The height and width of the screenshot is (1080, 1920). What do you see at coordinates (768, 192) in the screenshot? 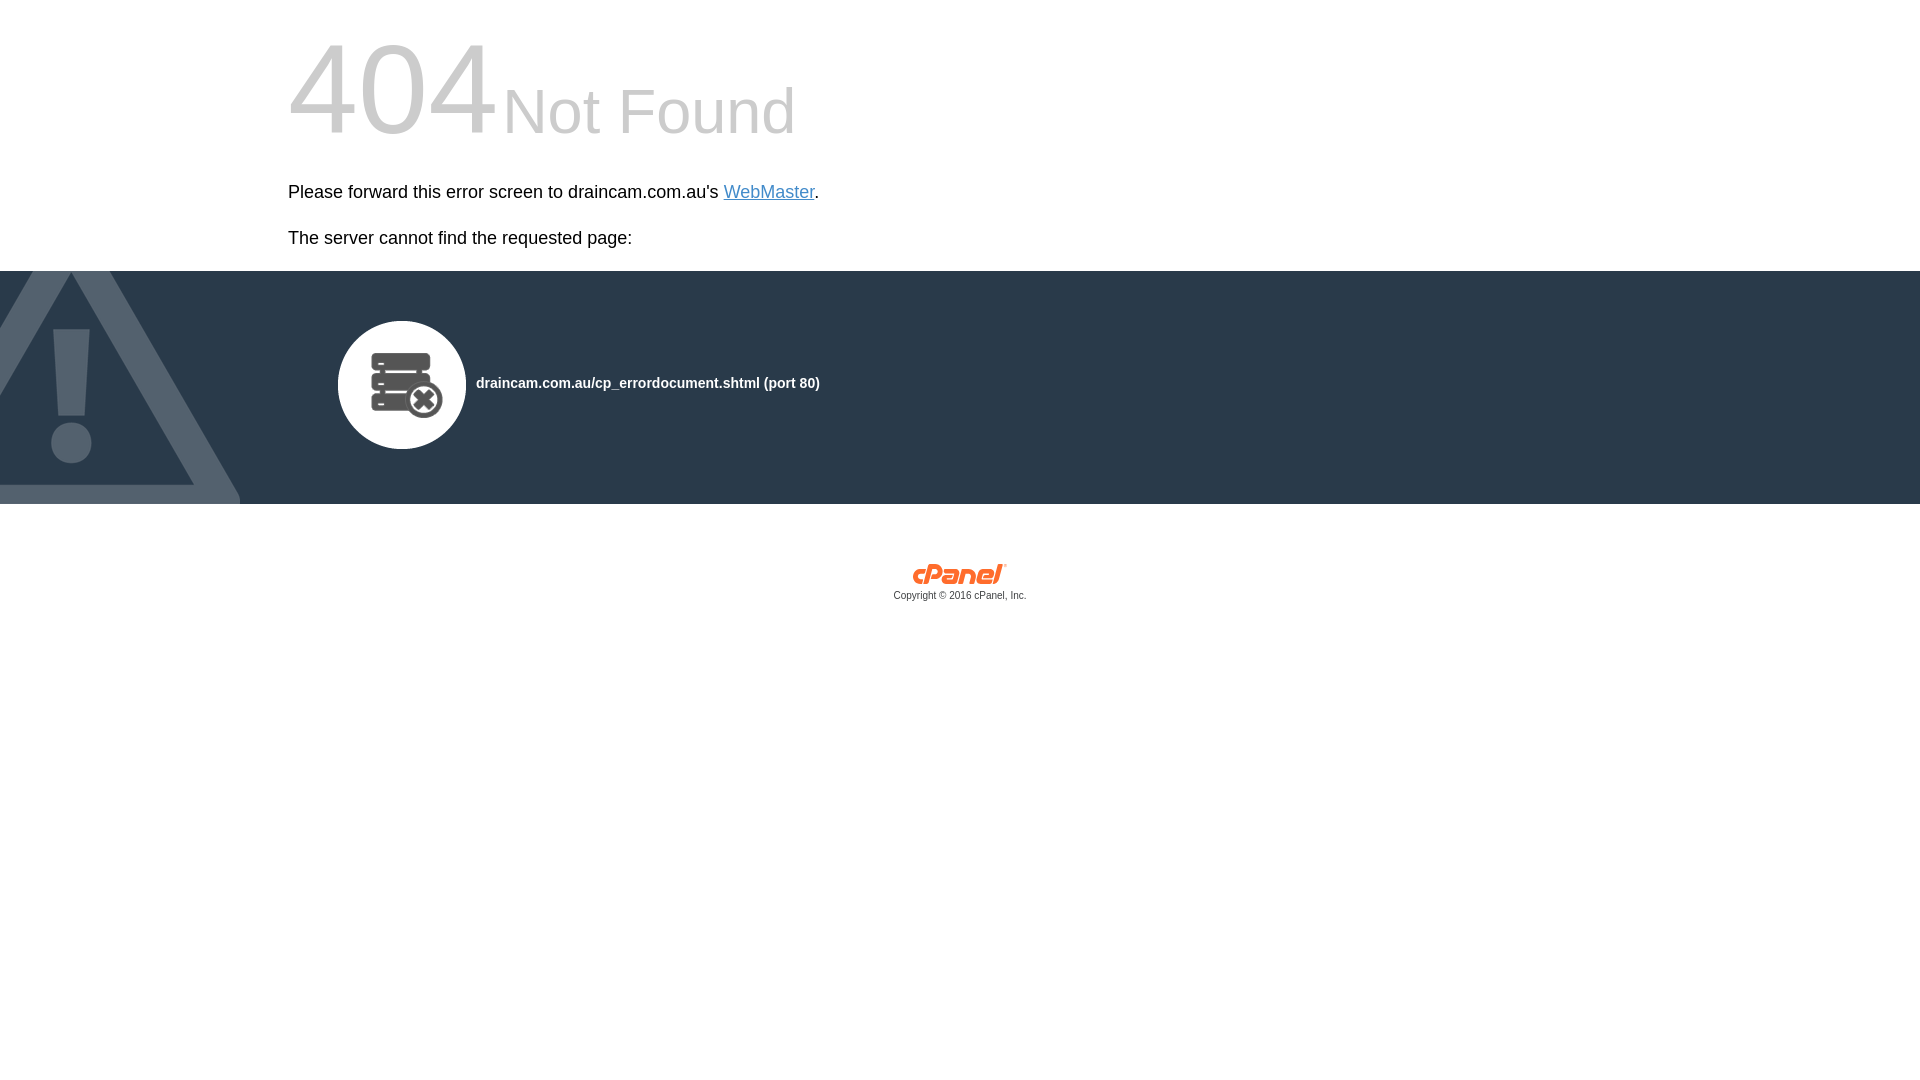
I see `'WebMaster'` at bounding box center [768, 192].